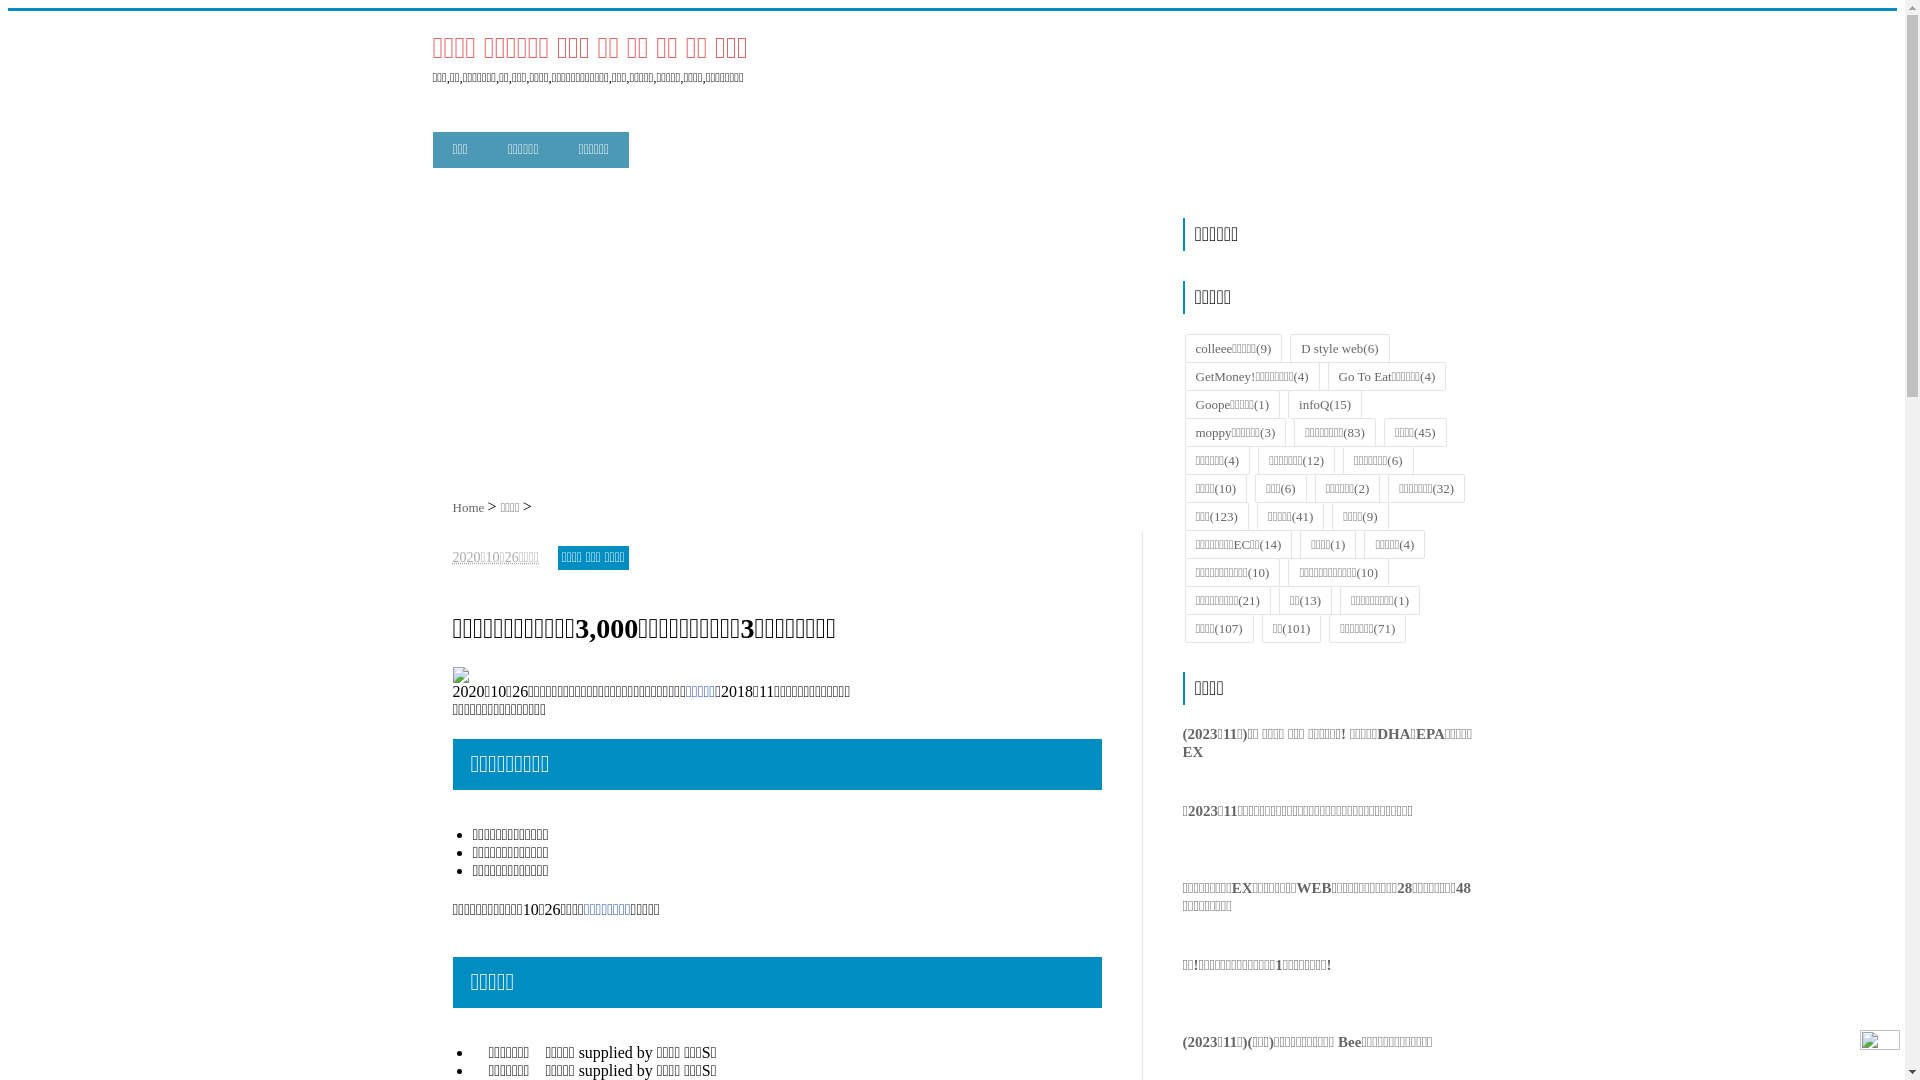 The width and height of the screenshot is (1920, 1080). I want to click on 'infoQ(15)', so click(1324, 404).